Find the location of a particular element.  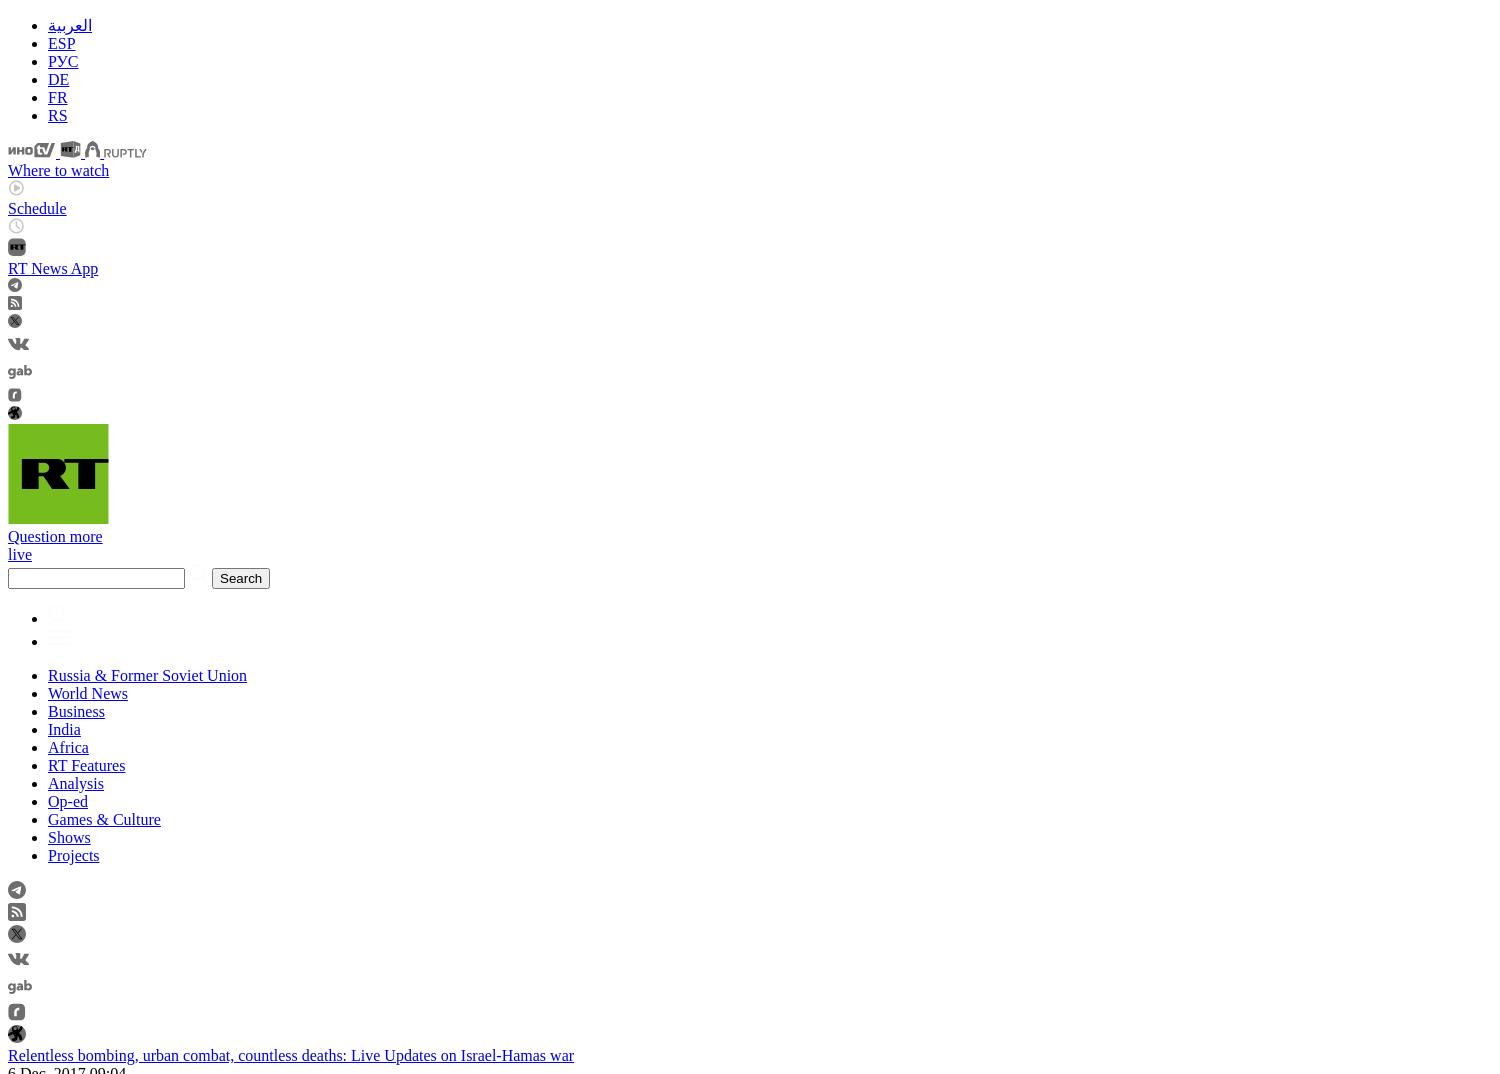

'live' is located at coordinates (19, 552).